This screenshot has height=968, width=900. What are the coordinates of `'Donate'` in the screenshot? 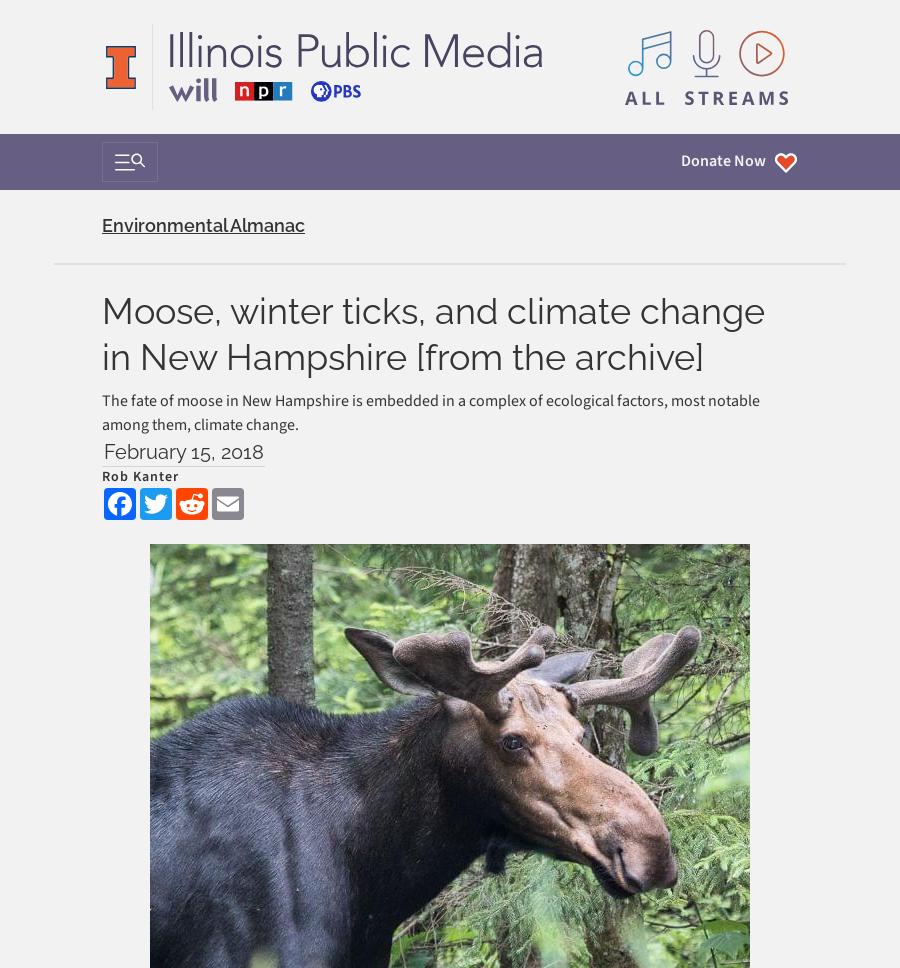 It's located at (117, 284).